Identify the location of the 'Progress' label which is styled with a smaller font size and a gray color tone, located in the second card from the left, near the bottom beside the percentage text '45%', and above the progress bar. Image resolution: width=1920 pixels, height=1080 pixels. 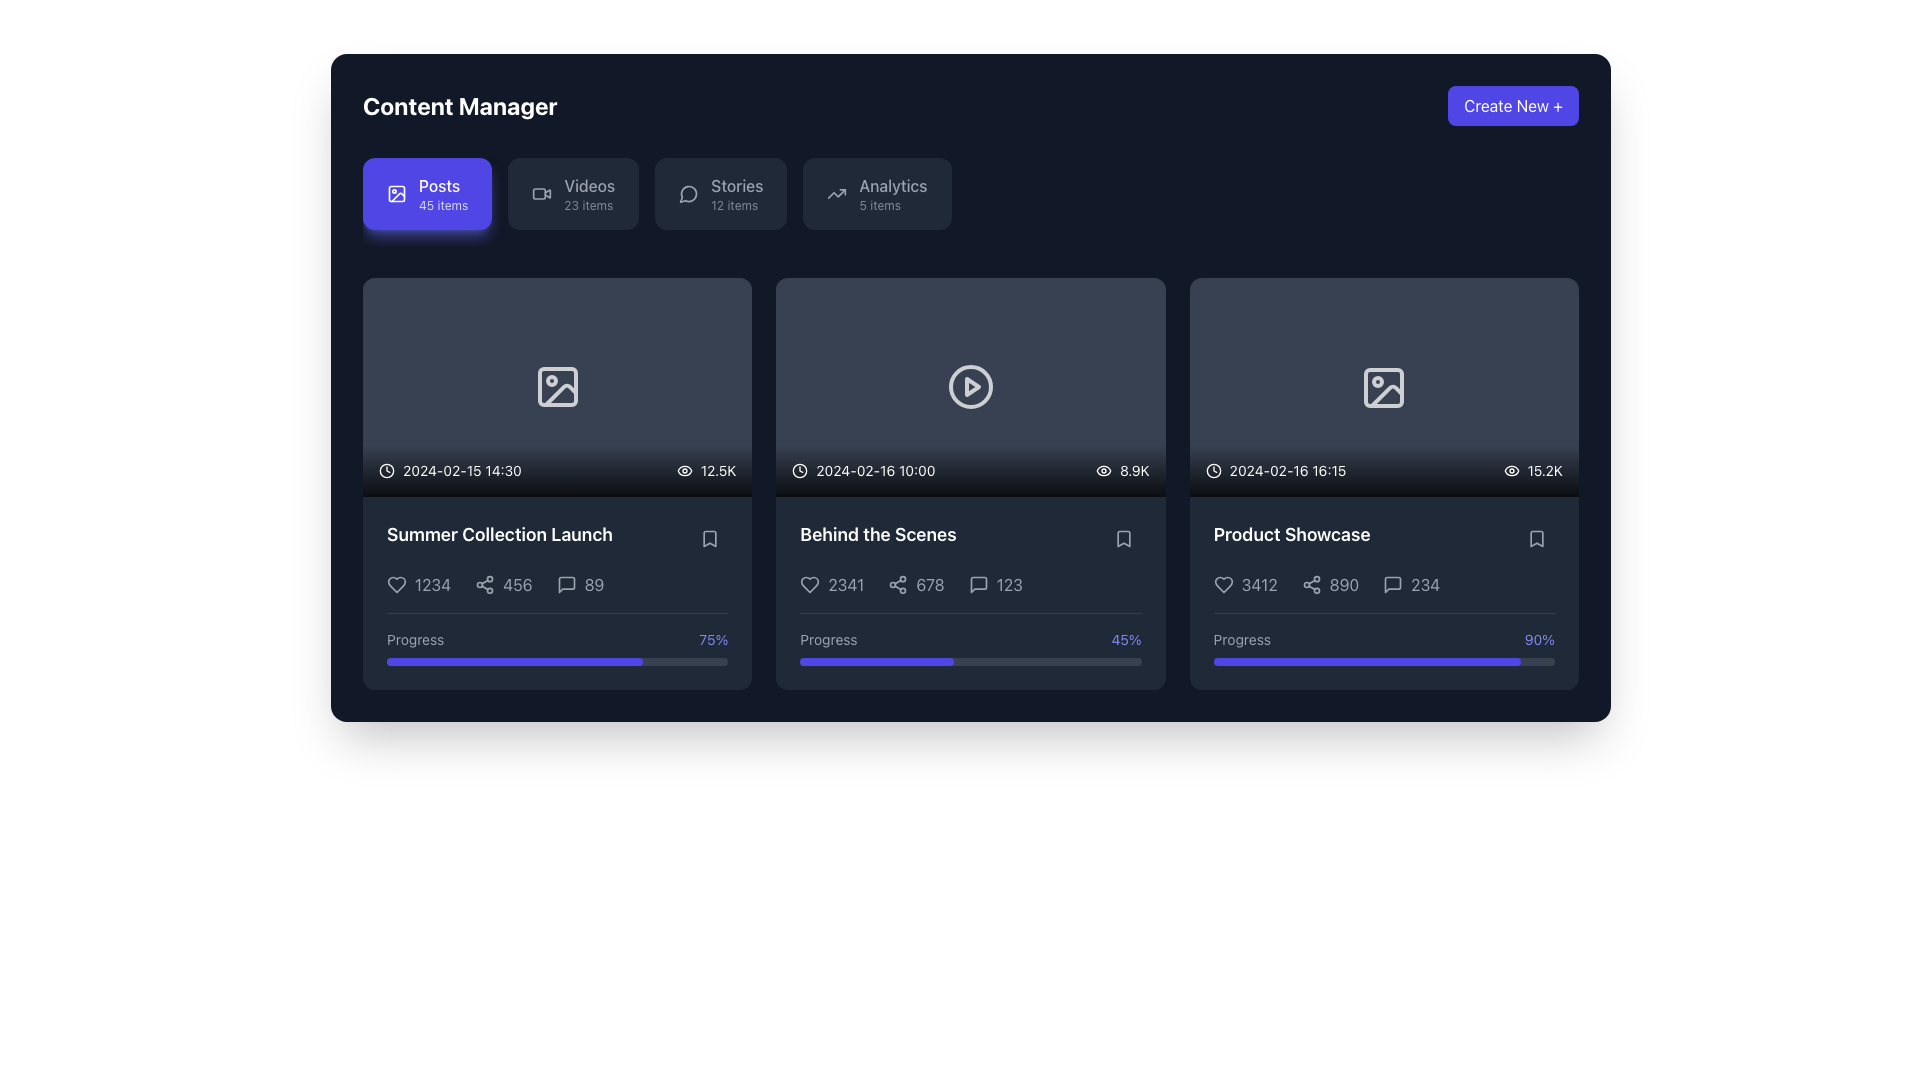
(829, 640).